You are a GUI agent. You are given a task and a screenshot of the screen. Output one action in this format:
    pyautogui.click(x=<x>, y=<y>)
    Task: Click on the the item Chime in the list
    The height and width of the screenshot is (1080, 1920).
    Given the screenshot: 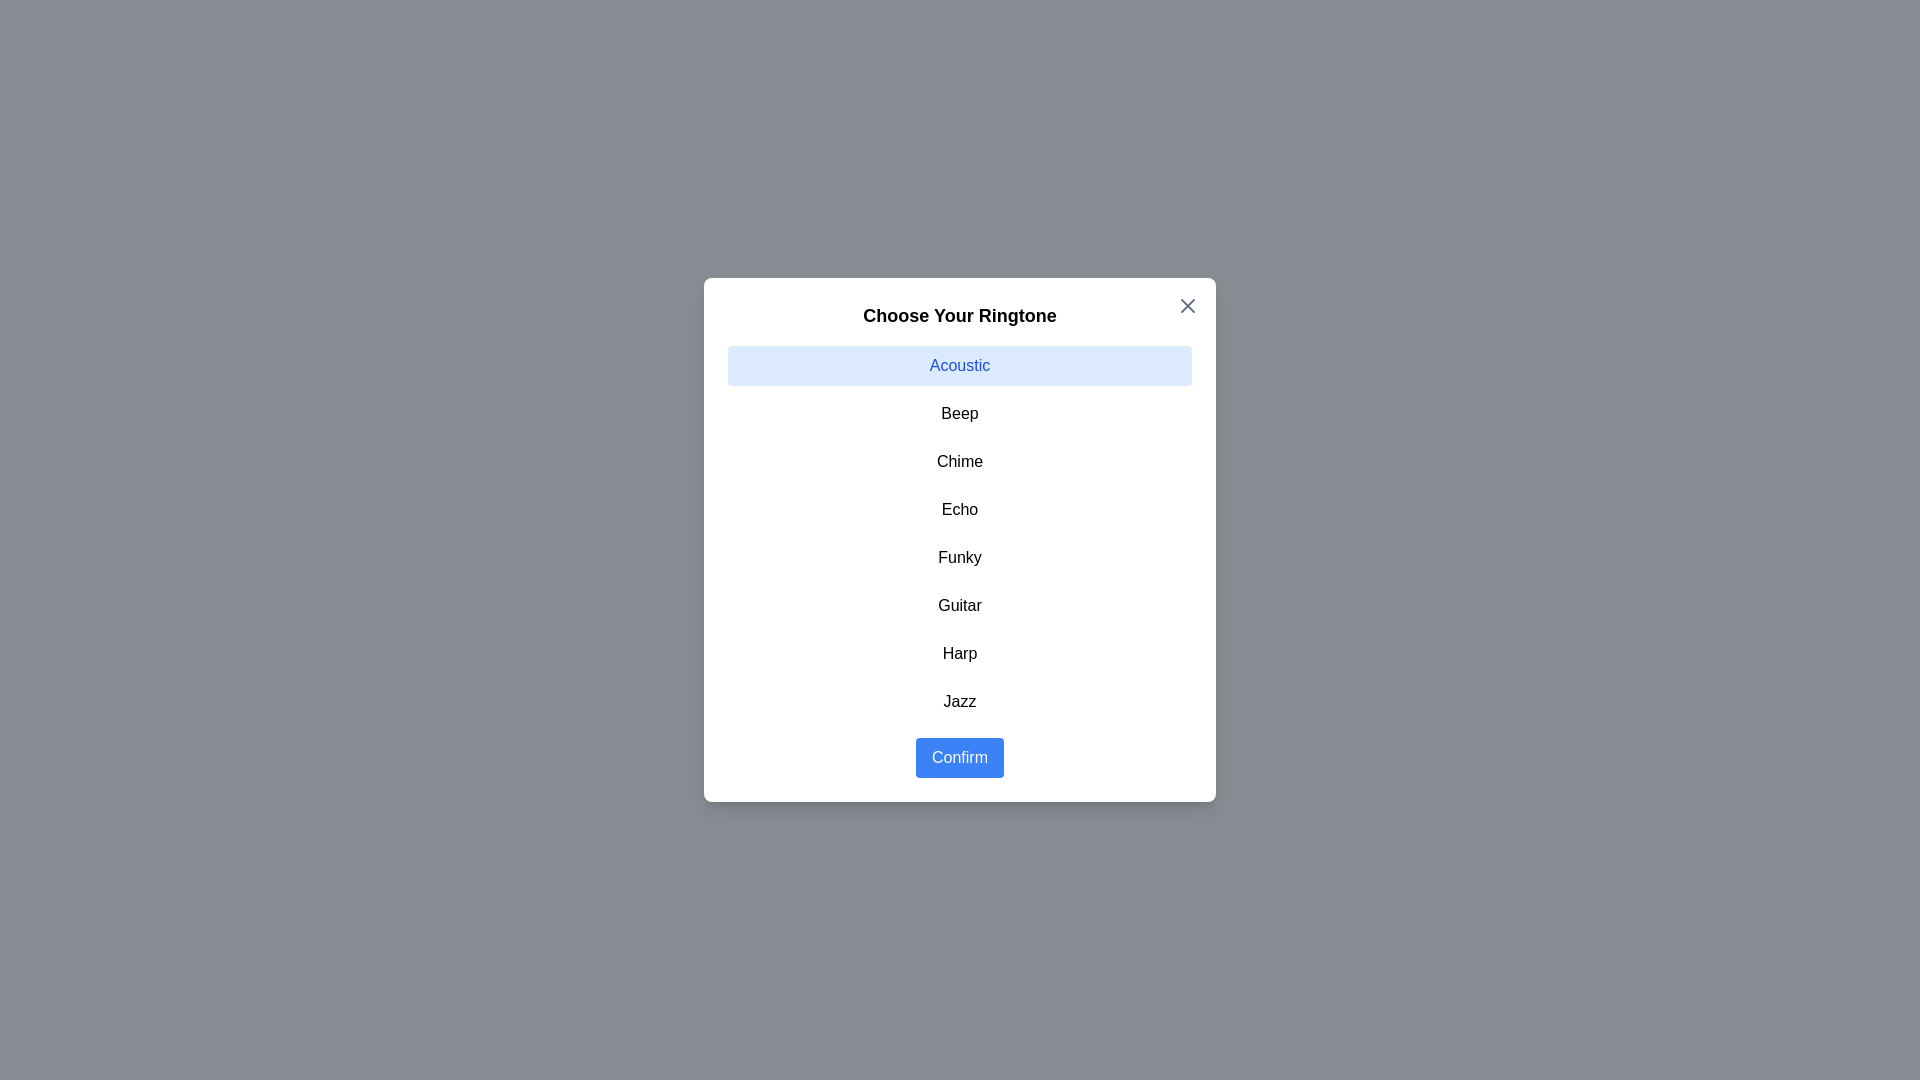 What is the action you would take?
    pyautogui.click(x=960, y=462)
    